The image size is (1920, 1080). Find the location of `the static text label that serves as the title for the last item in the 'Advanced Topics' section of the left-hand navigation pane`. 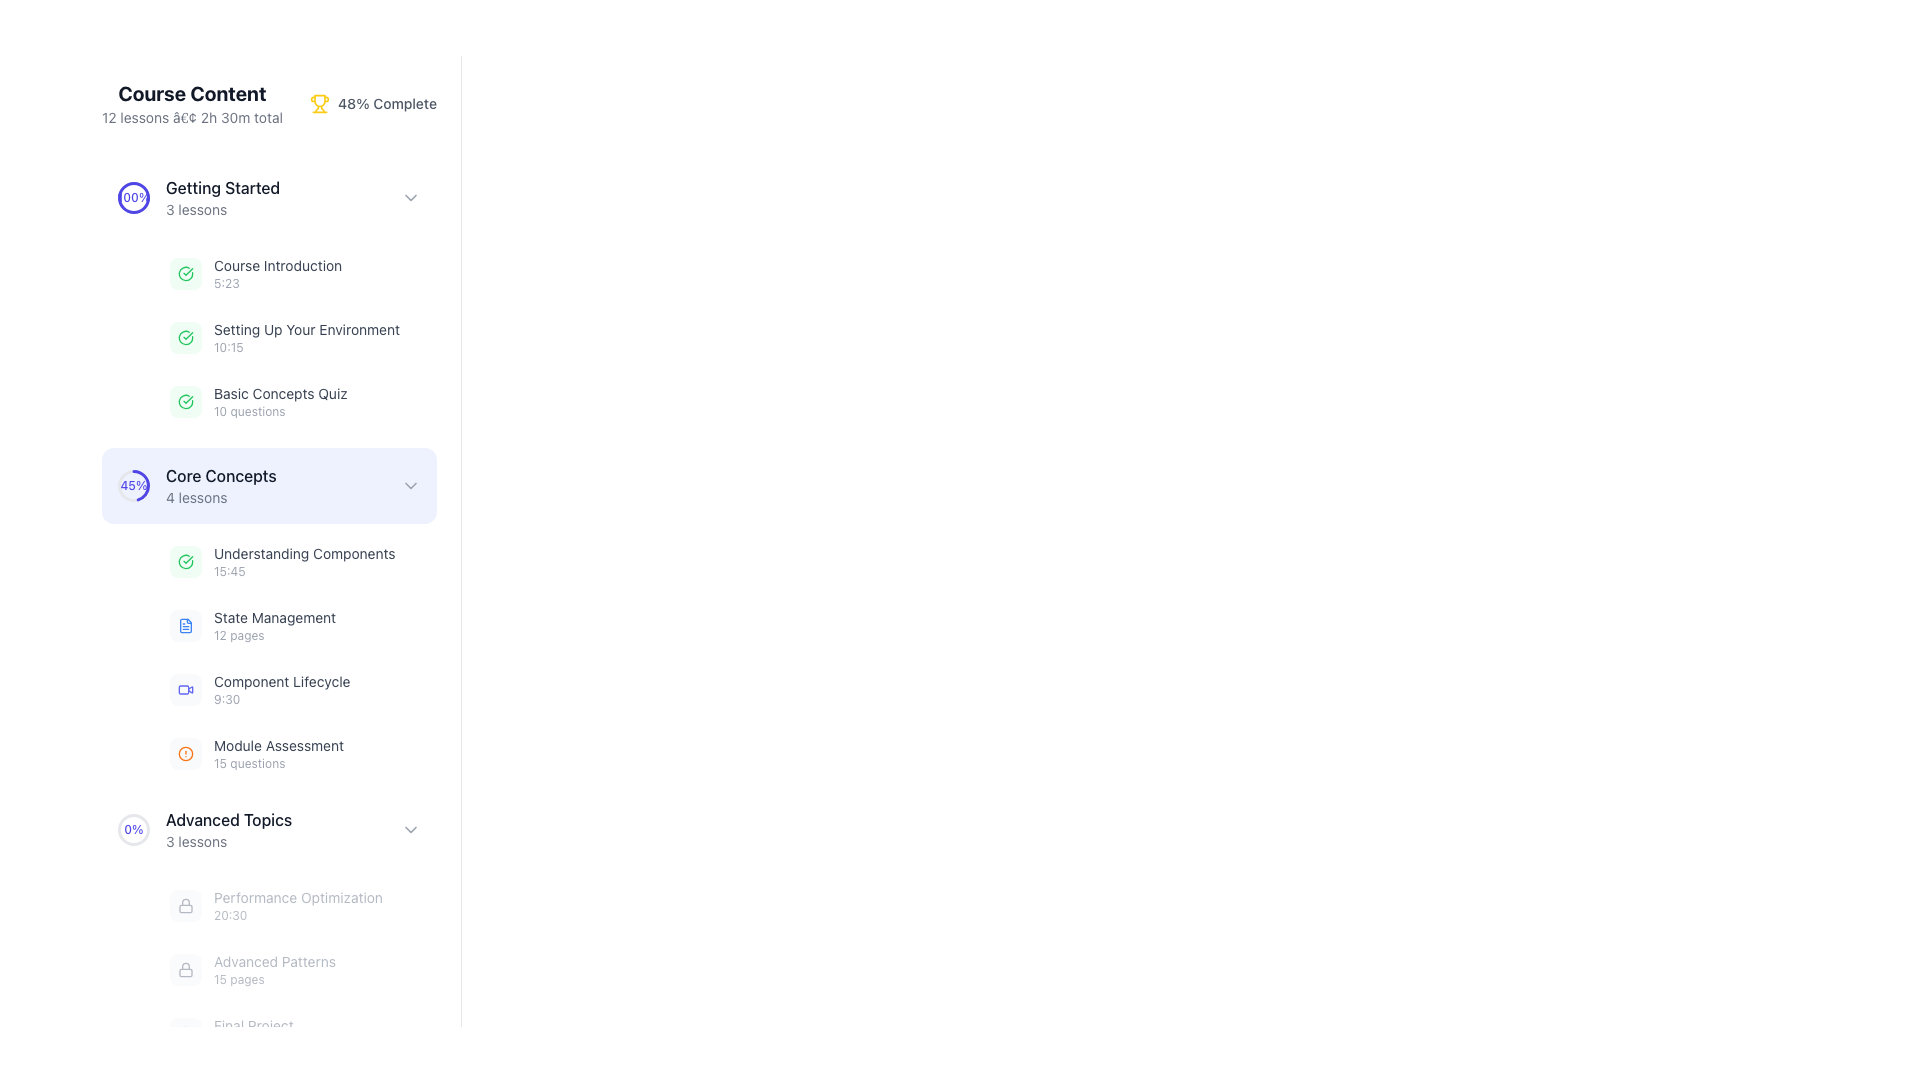

the static text label that serves as the title for the last item in the 'Advanced Topics' section of the left-hand navigation pane is located at coordinates (252, 1026).